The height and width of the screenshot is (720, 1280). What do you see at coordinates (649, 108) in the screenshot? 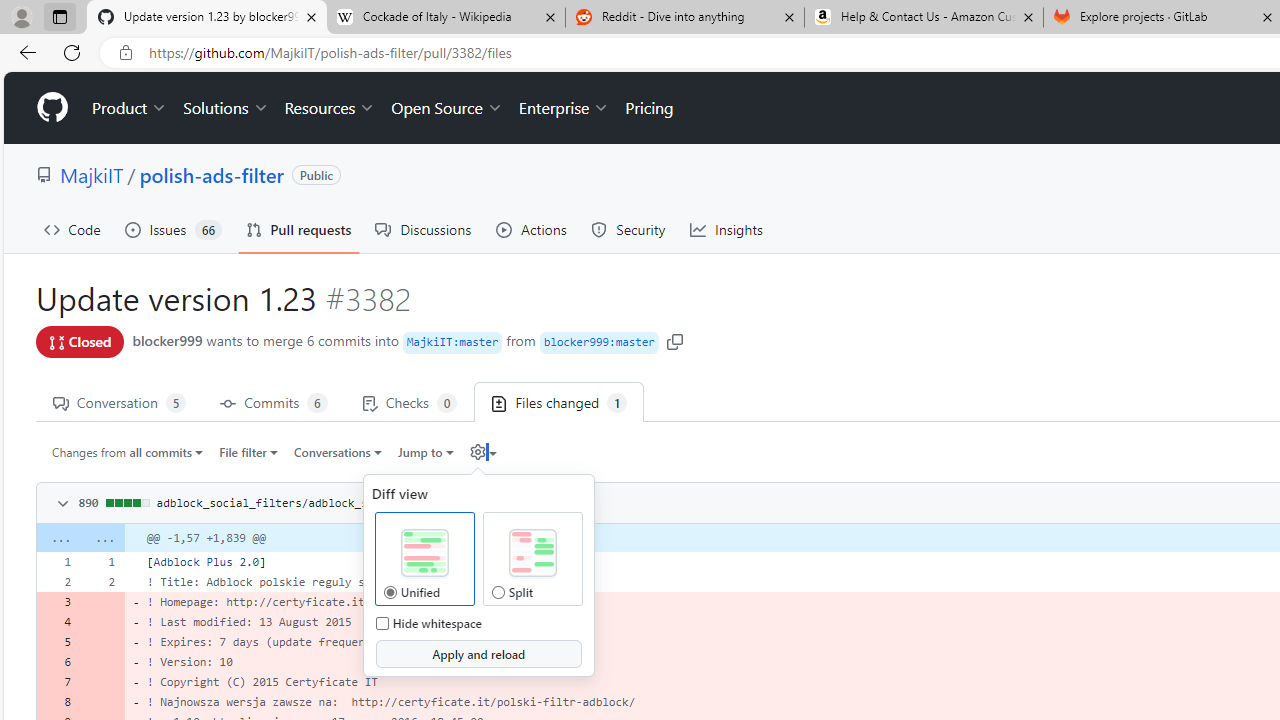
I see `'Pricing'` at bounding box center [649, 108].